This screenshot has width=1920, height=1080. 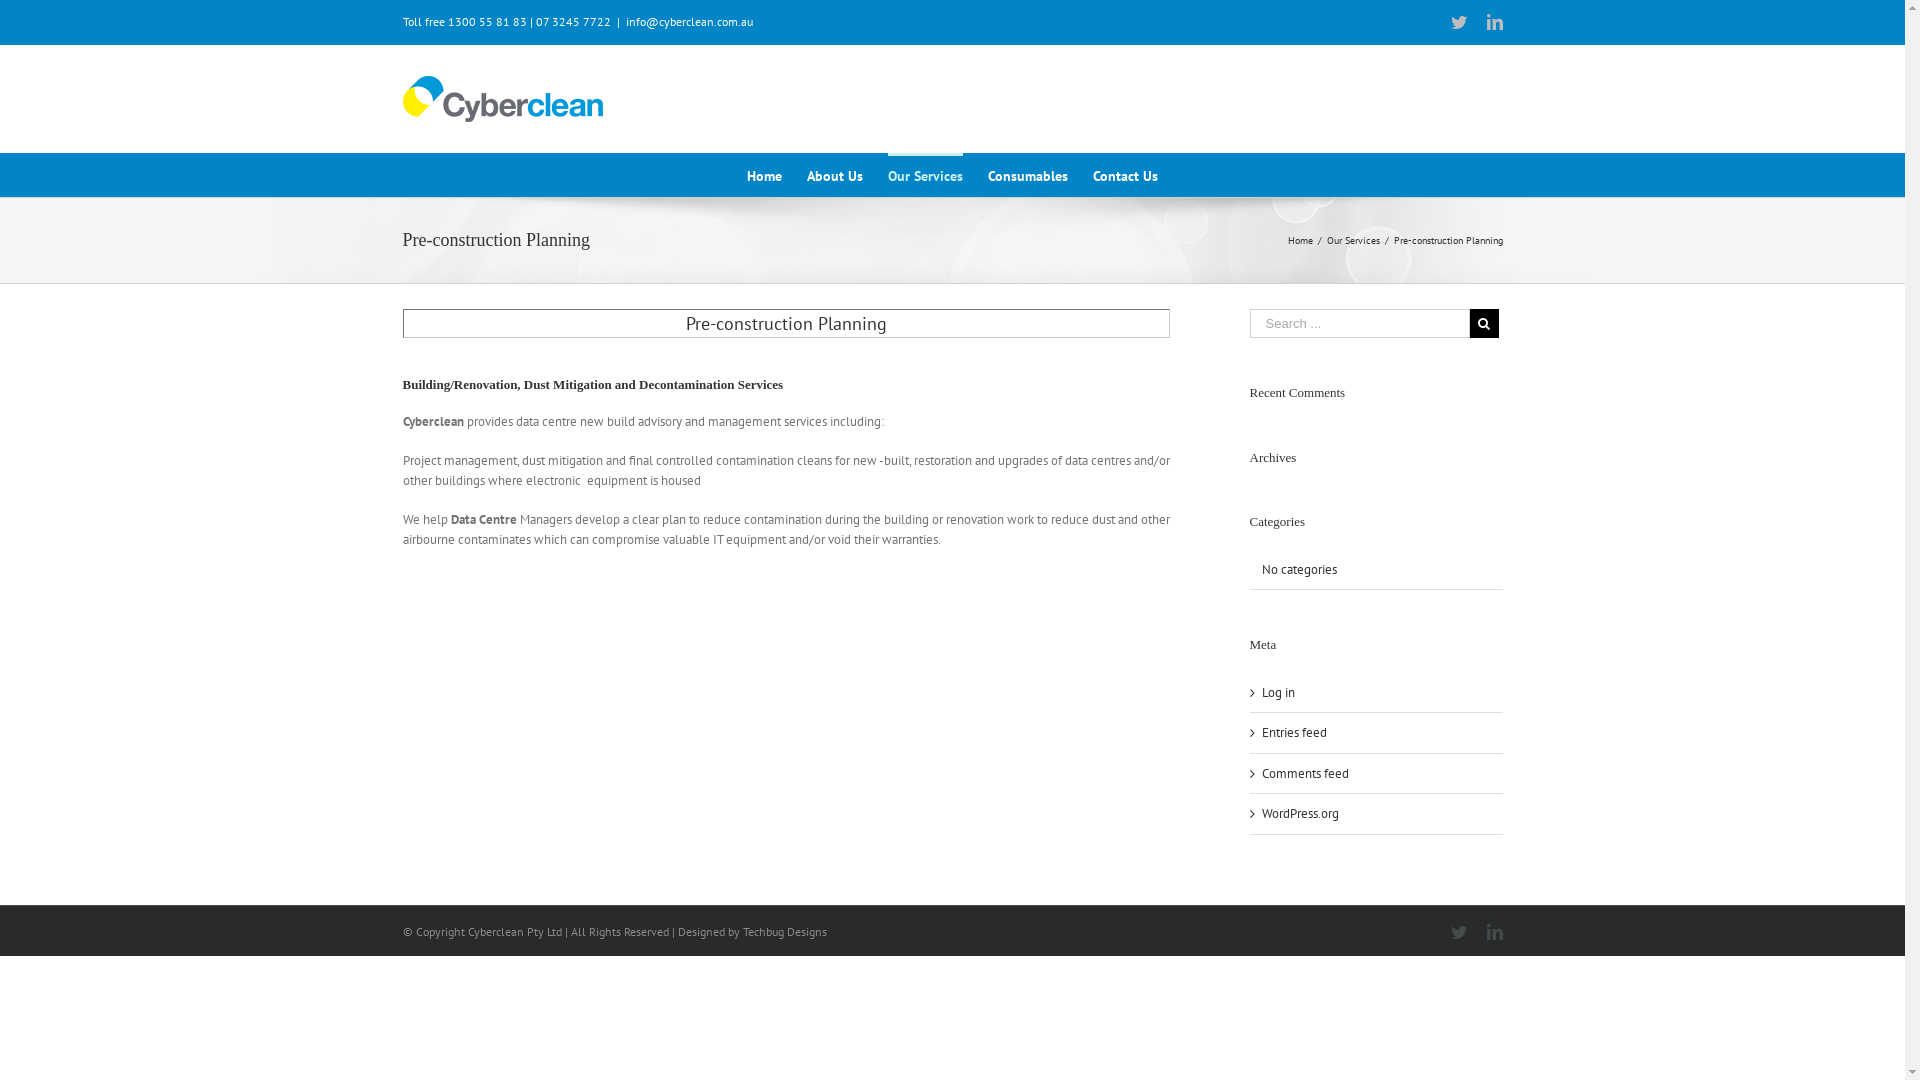 I want to click on 'Home', so click(x=763, y=173).